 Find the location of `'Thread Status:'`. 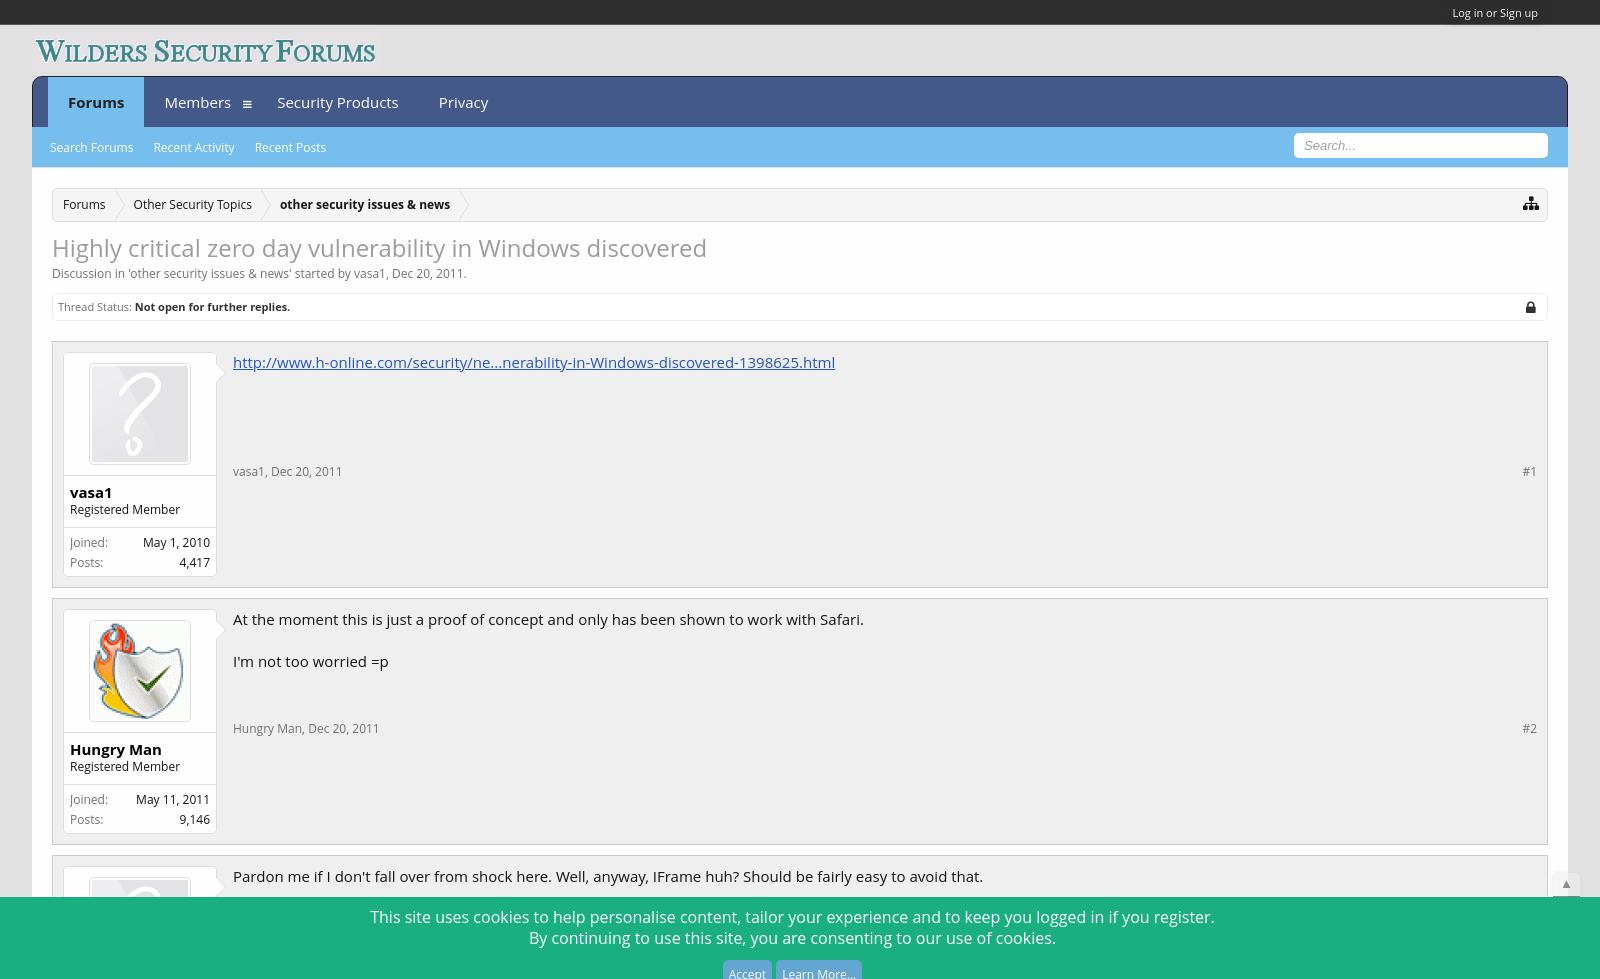

'Thread Status:' is located at coordinates (56, 305).